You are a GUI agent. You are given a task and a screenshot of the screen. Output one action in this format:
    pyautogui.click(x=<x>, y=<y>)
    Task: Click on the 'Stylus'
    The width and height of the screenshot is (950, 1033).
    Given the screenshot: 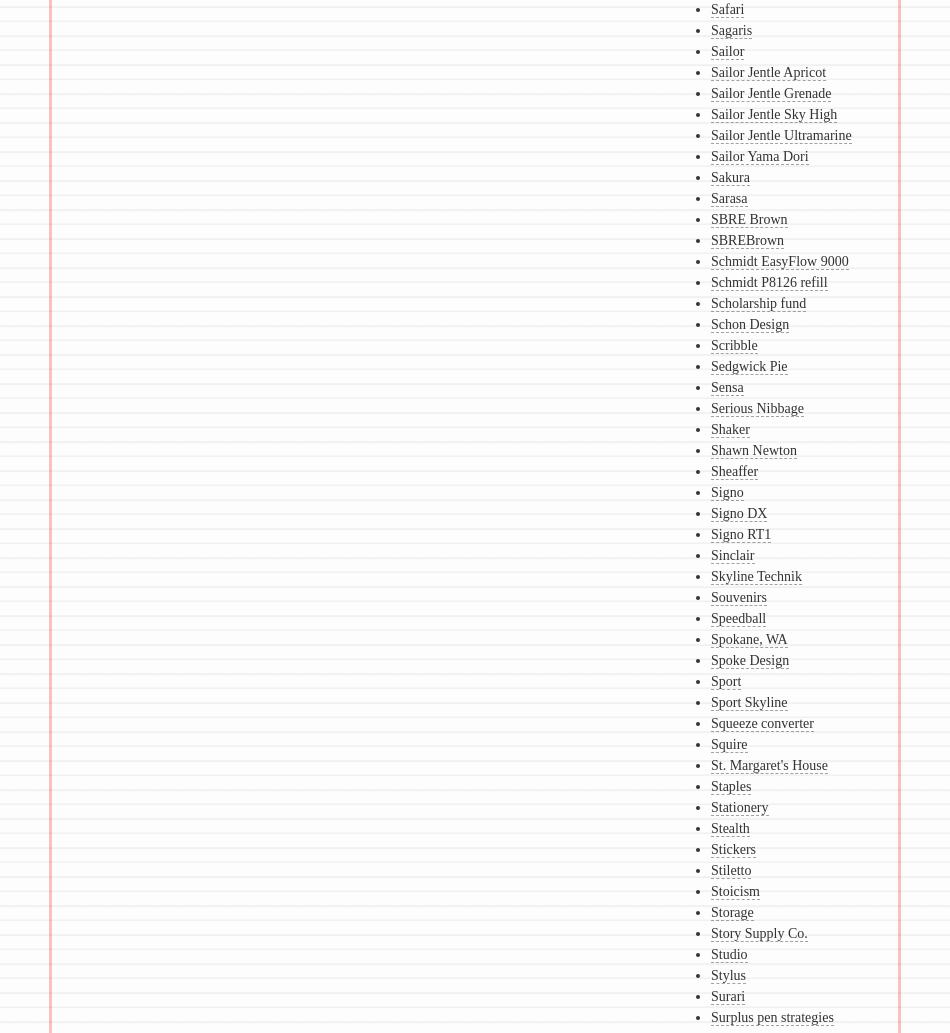 What is the action you would take?
    pyautogui.click(x=726, y=974)
    